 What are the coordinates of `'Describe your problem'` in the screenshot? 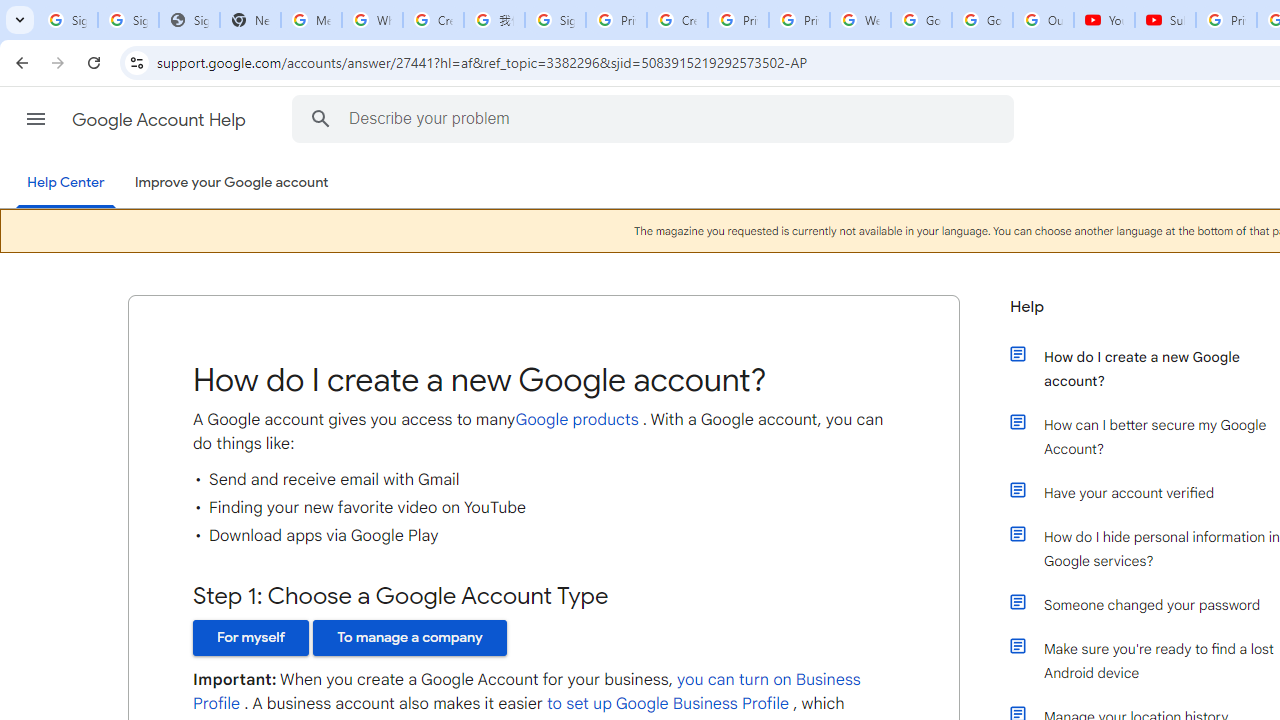 It's located at (656, 118).